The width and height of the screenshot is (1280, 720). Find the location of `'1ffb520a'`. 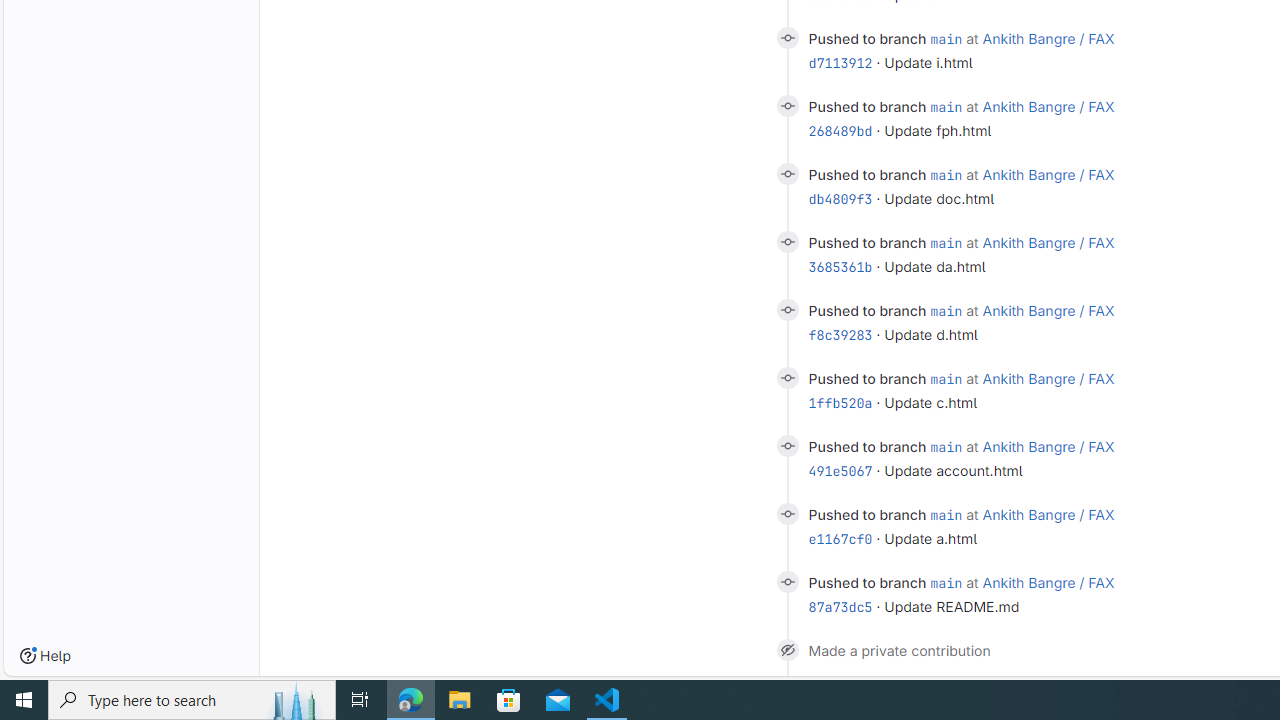

'1ffb520a' is located at coordinates (840, 402).